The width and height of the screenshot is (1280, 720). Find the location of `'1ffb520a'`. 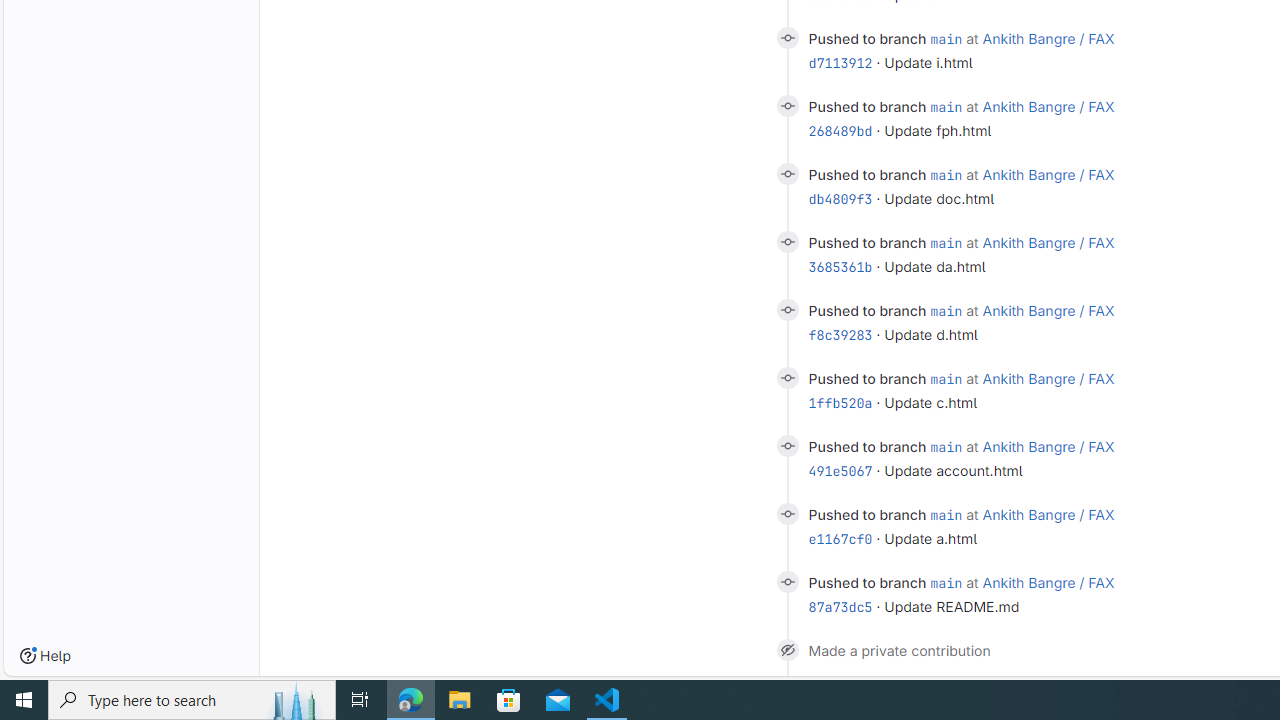

'1ffb520a' is located at coordinates (840, 402).